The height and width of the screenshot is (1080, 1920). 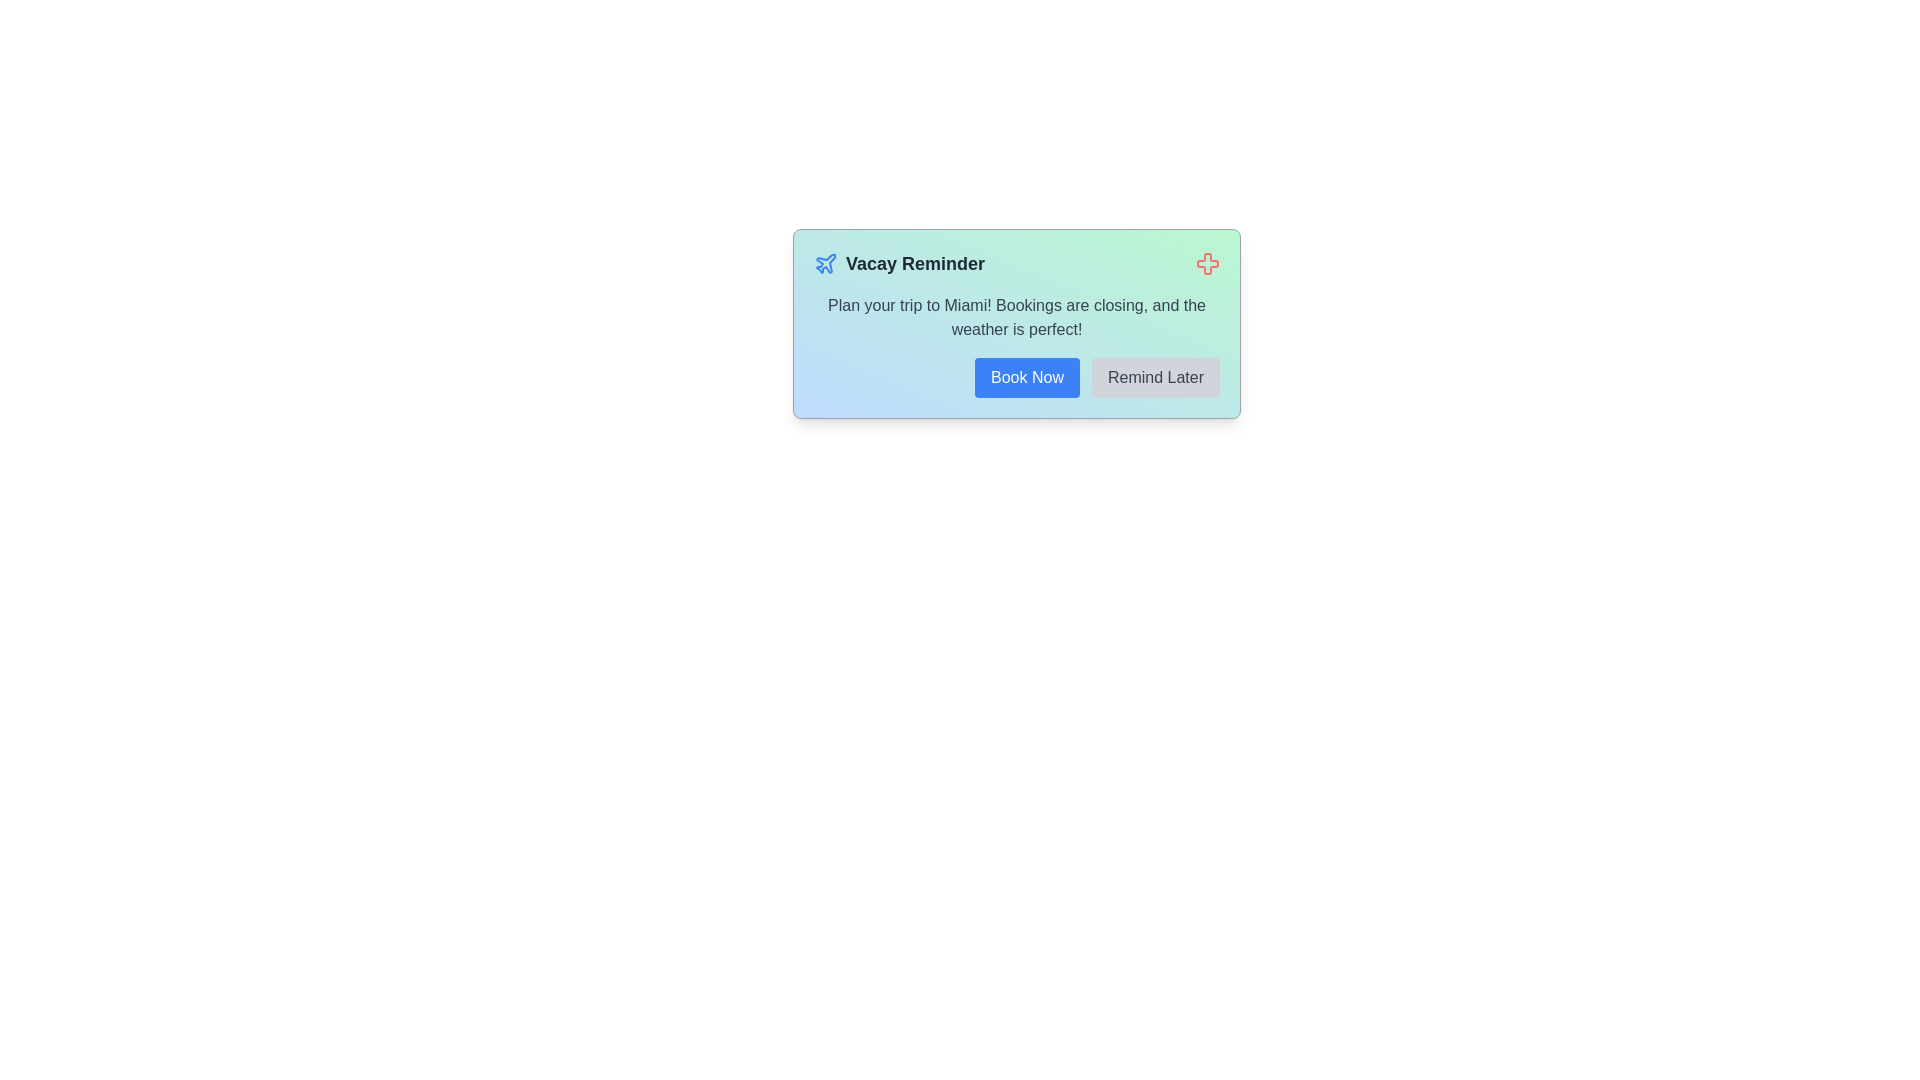 What do you see at coordinates (825, 262) in the screenshot?
I see `the blue plane-shaped icon located to the left of the text 'Vacay Reminder' in the notification box` at bounding box center [825, 262].